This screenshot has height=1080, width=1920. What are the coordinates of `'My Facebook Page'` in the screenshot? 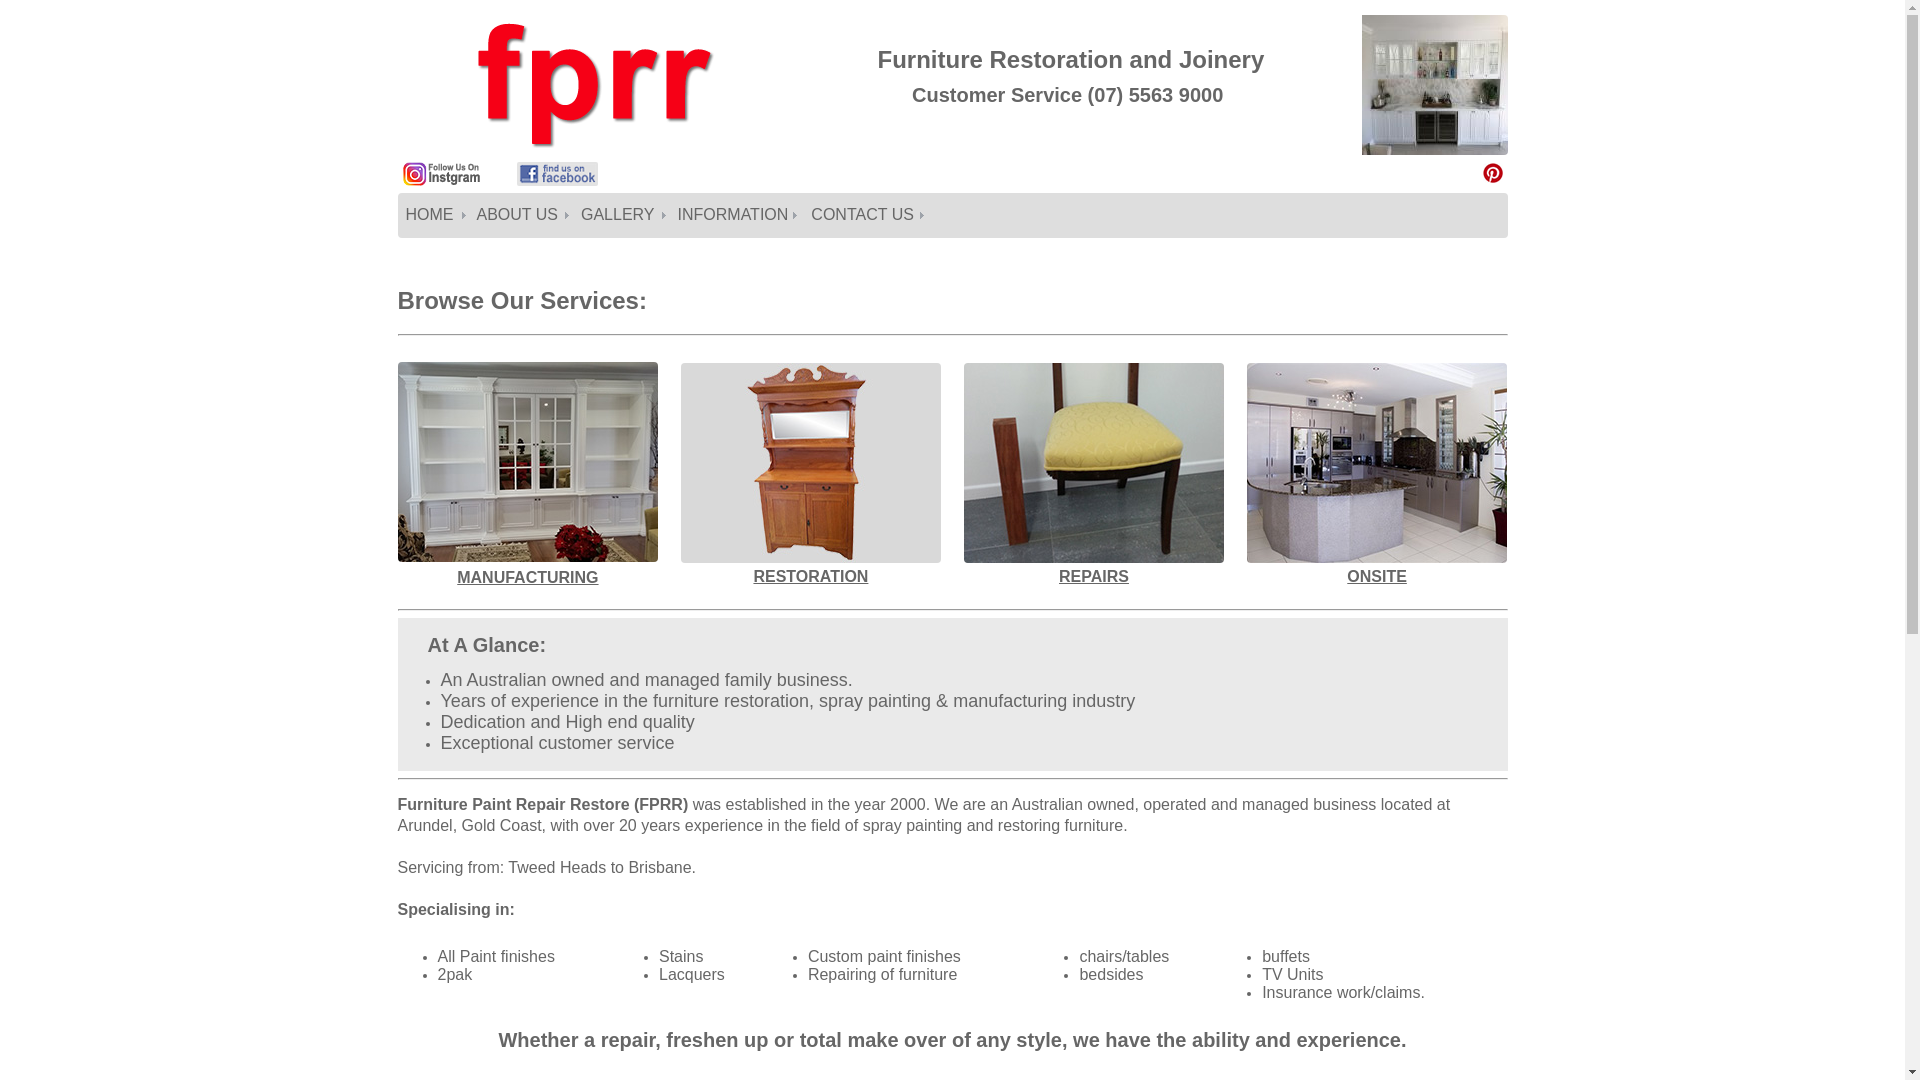 It's located at (515, 182).